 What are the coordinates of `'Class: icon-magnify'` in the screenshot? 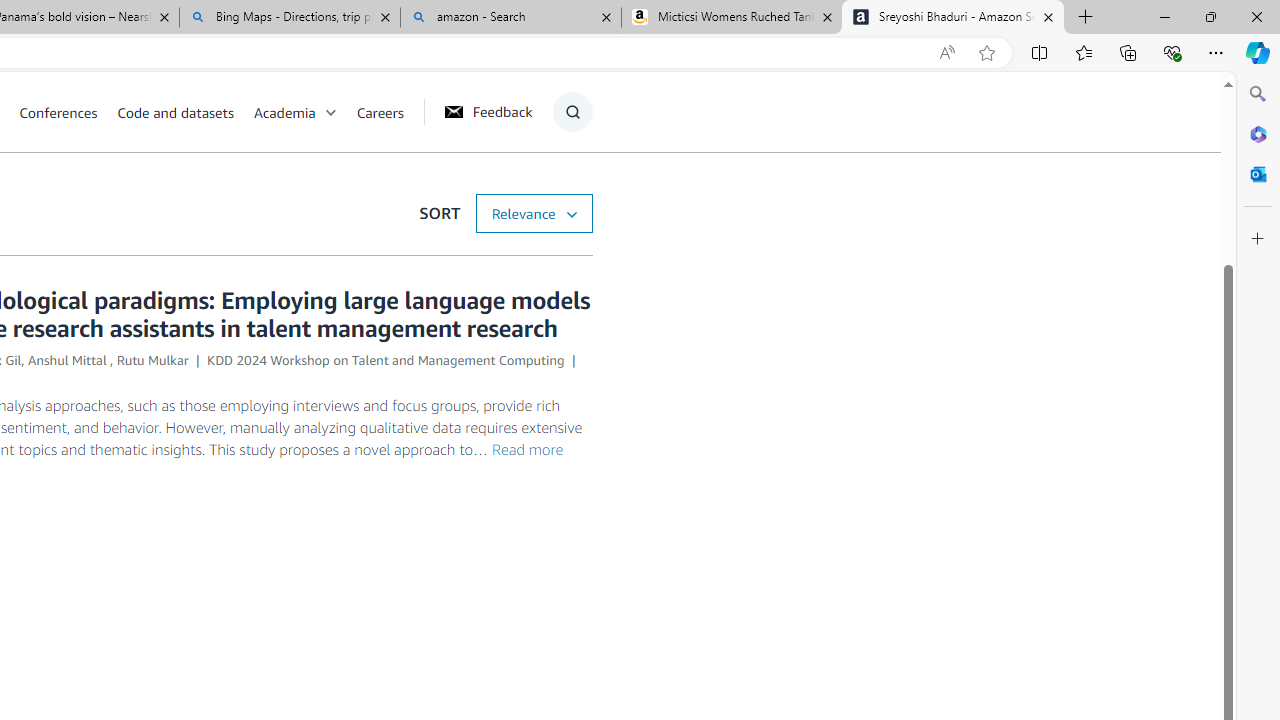 It's located at (571, 111).